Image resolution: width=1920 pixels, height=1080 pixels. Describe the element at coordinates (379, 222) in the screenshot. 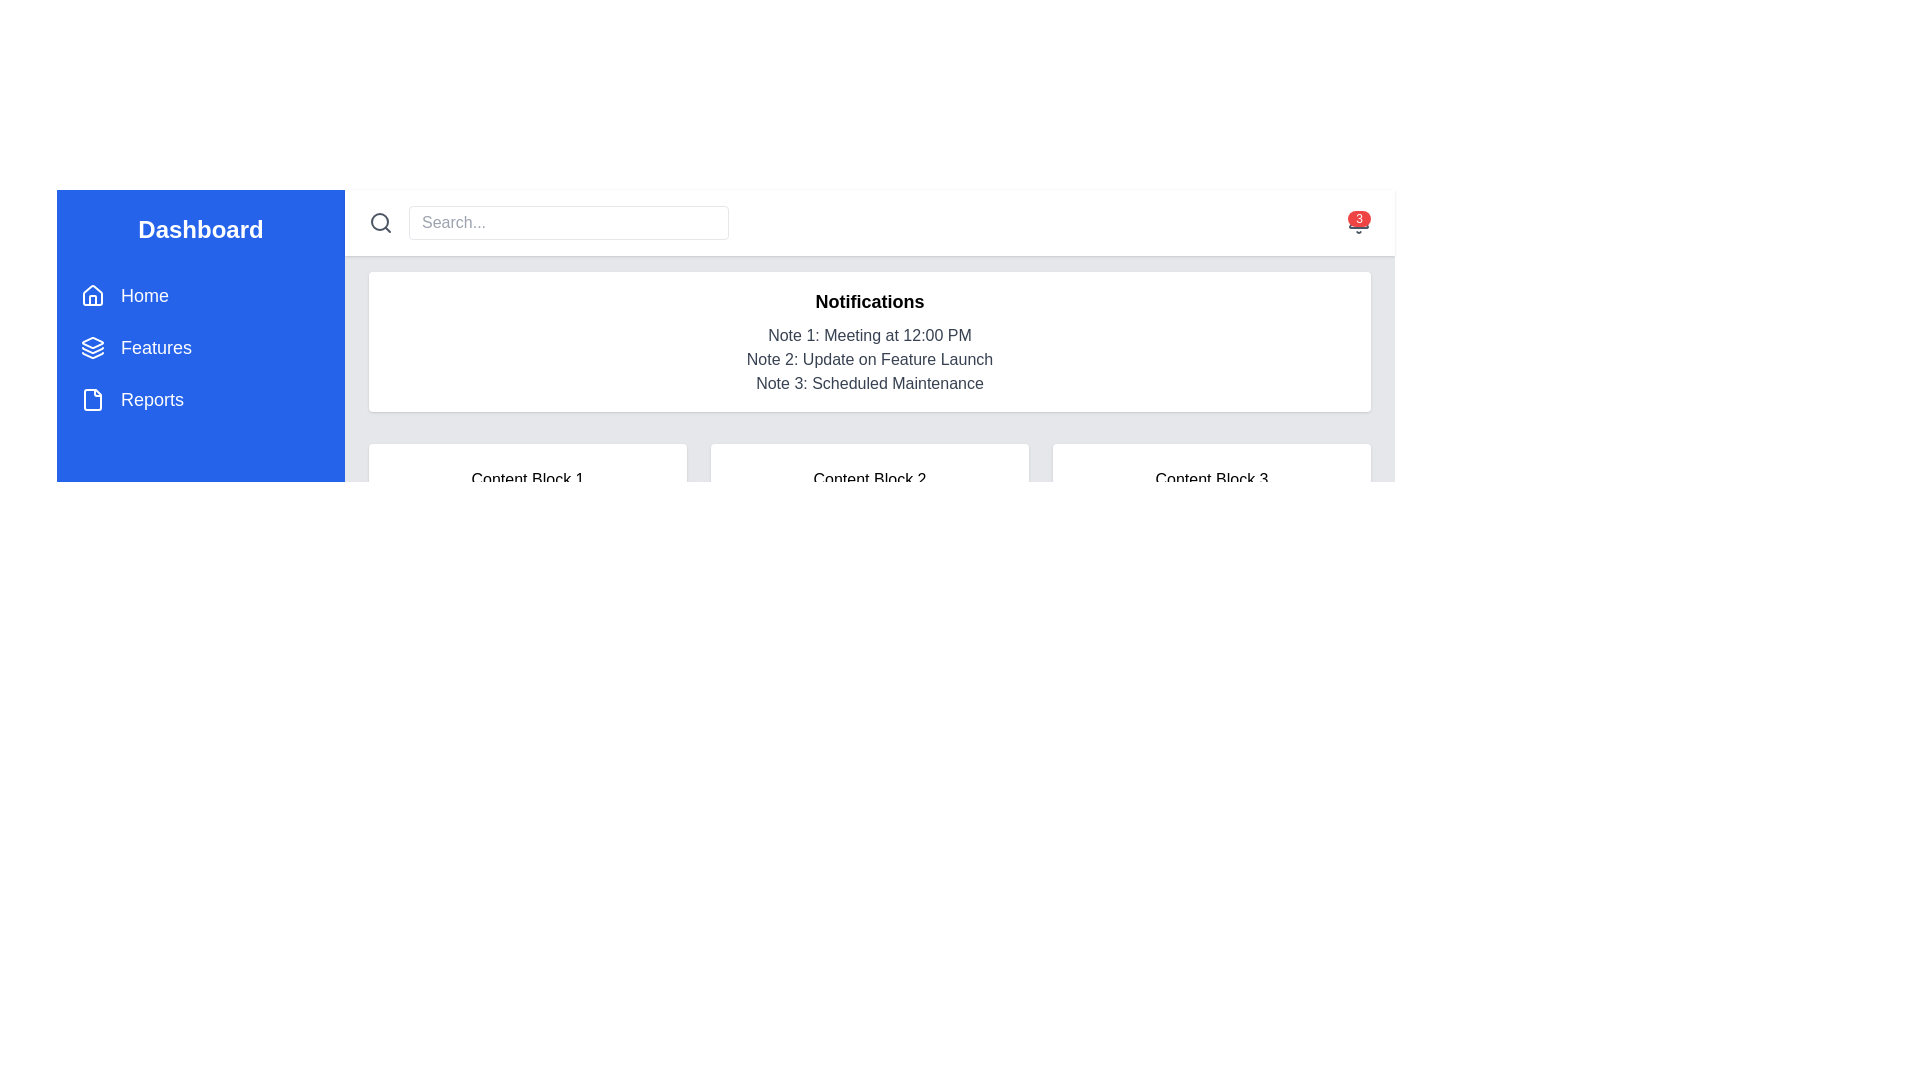

I see `the magnifying glass icon by clicking on its center, which contains the circle icon element` at that location.